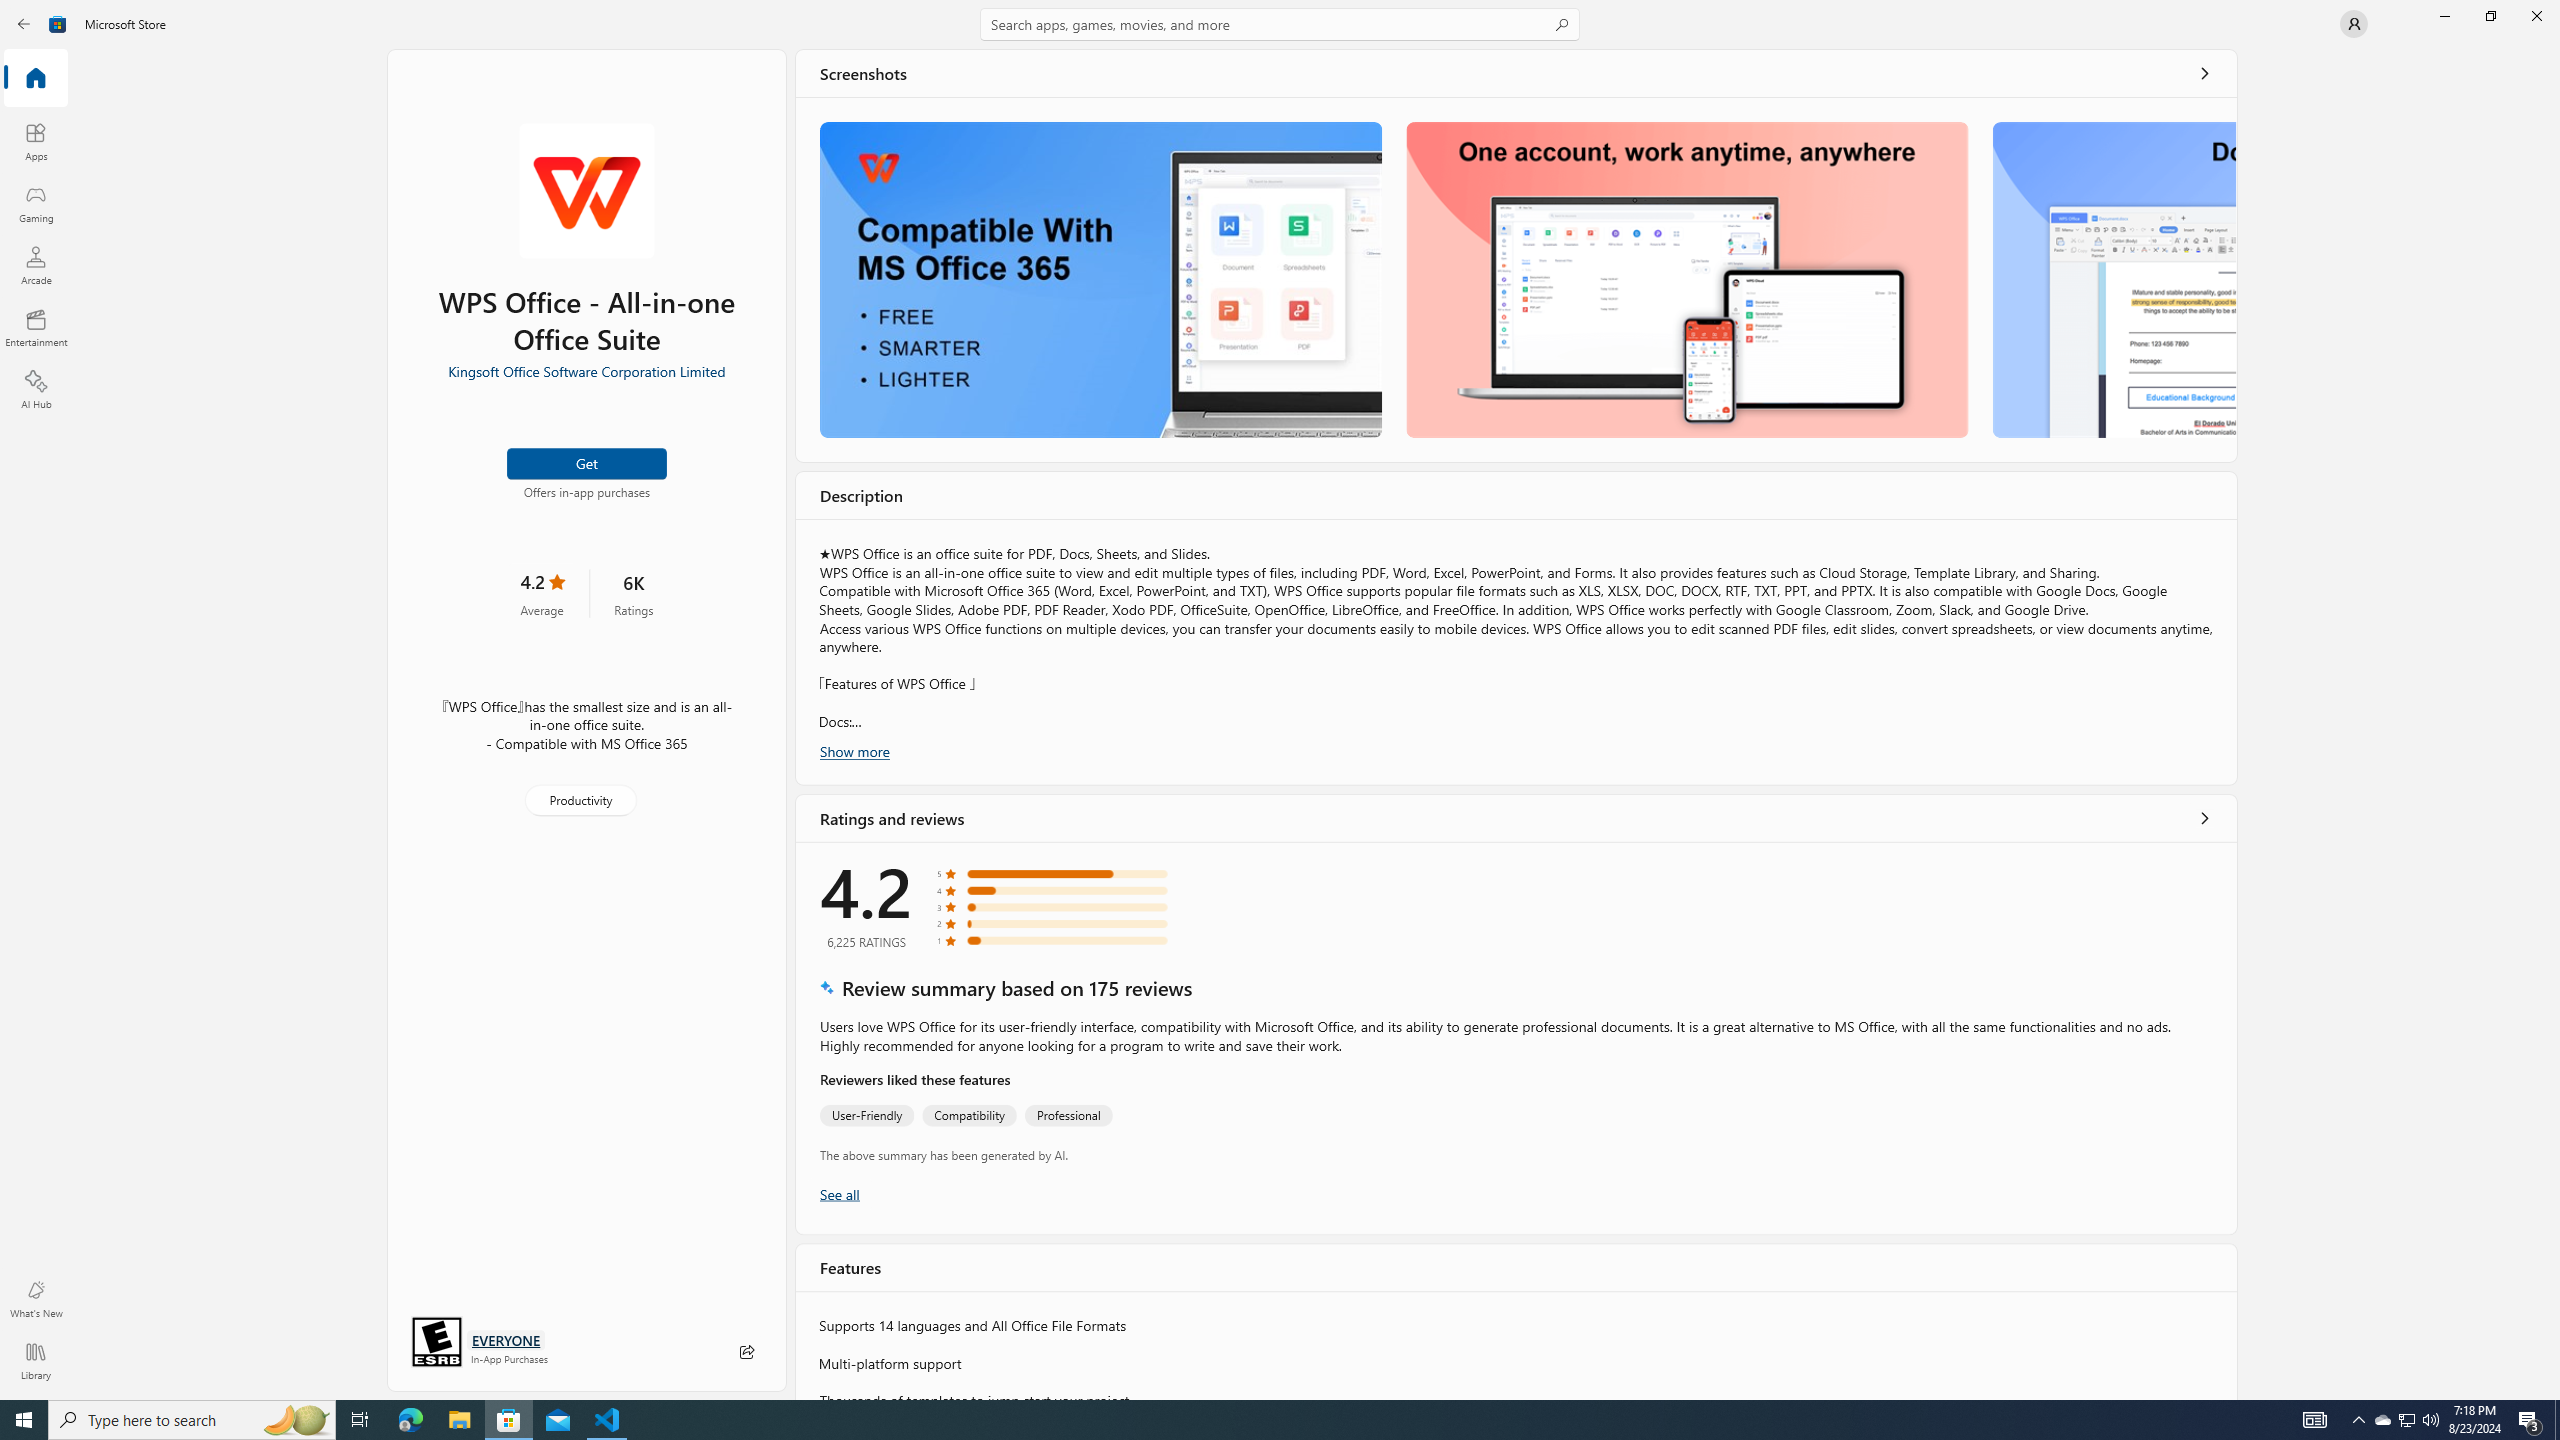 This screenshot has width=2560, height=1440. Describe the element at coordinates (2352, 22) in the screenshot. I see `'User profile'` at that location.